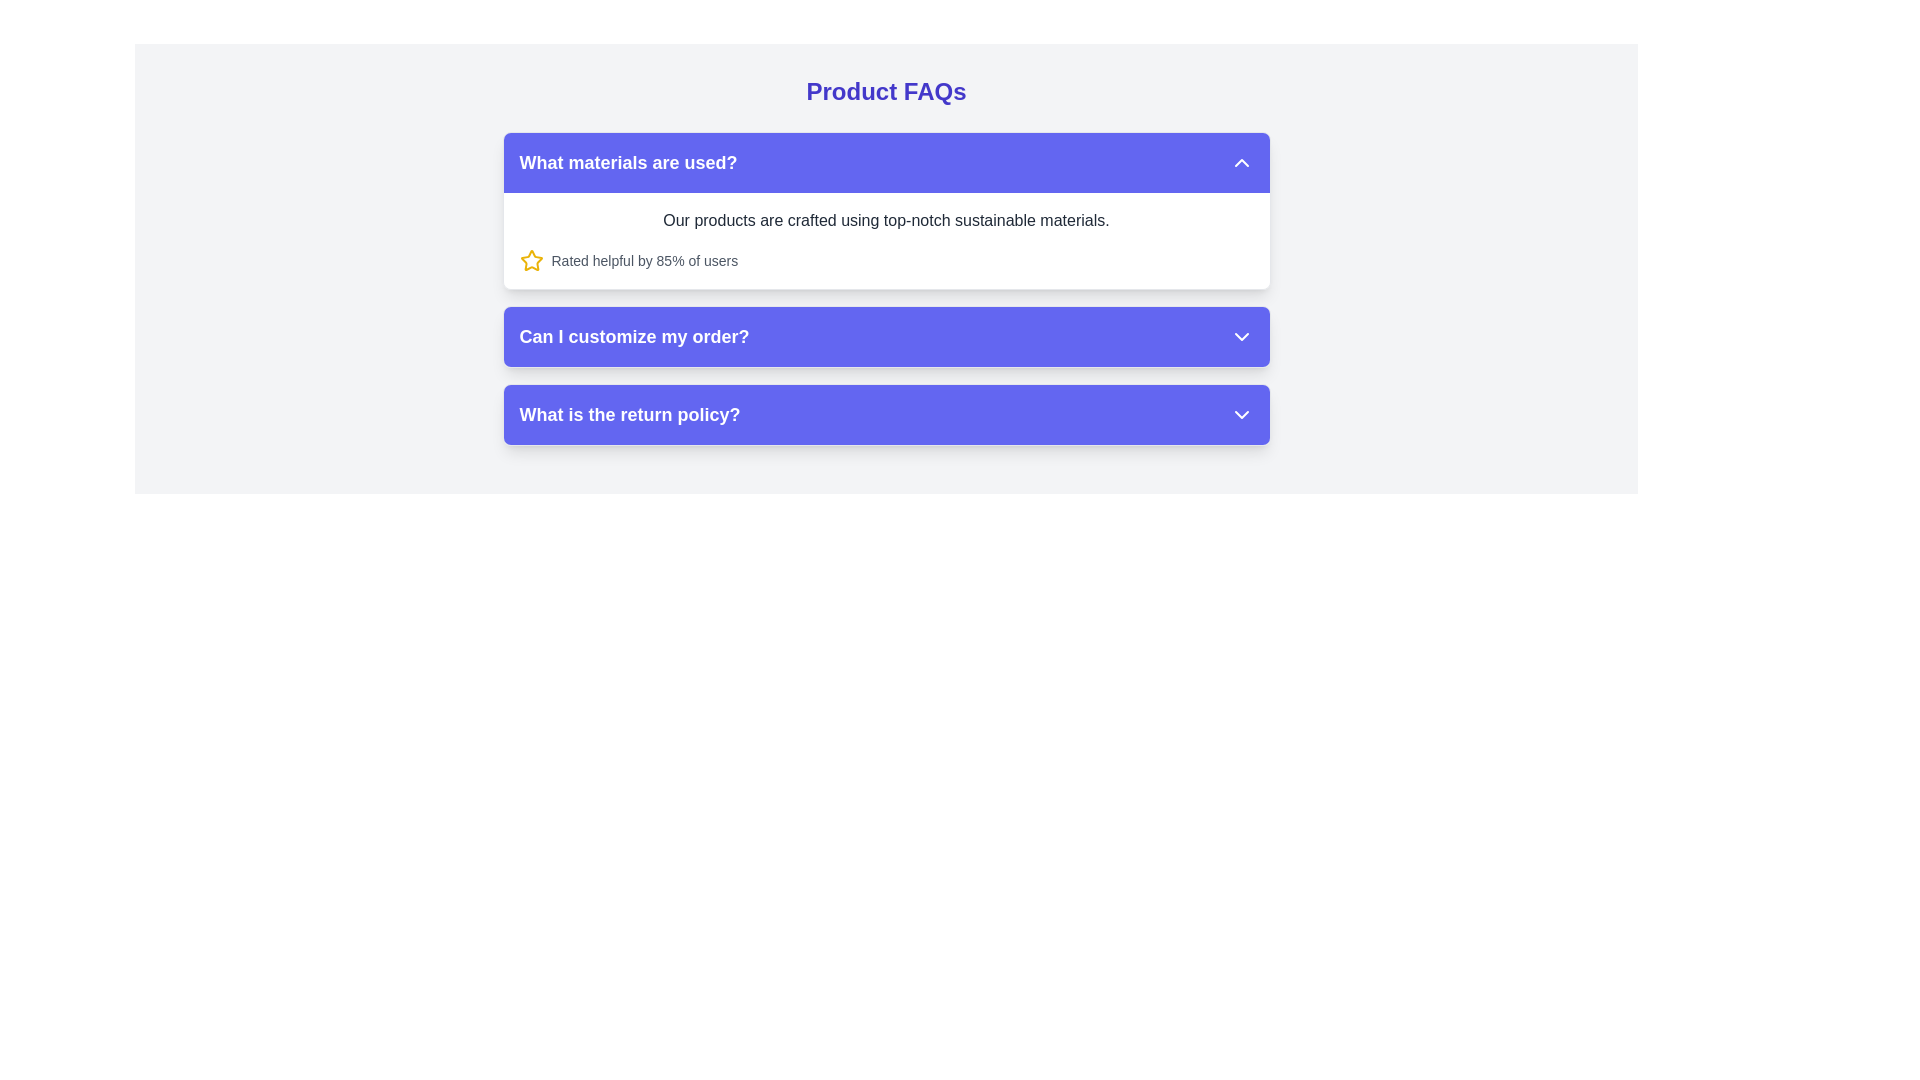 The width and height of the screenshot is (1920, 1080). What do you see at coordinates (1240, 161) in the screenshot?
I see `the upward-facing chevron icon with a triangular arrow shape, which is styled in white on a purple background, located at the upper-right corner of the header for the question item labeled 'What materials are used?'` at bounding box center [1240, 161].